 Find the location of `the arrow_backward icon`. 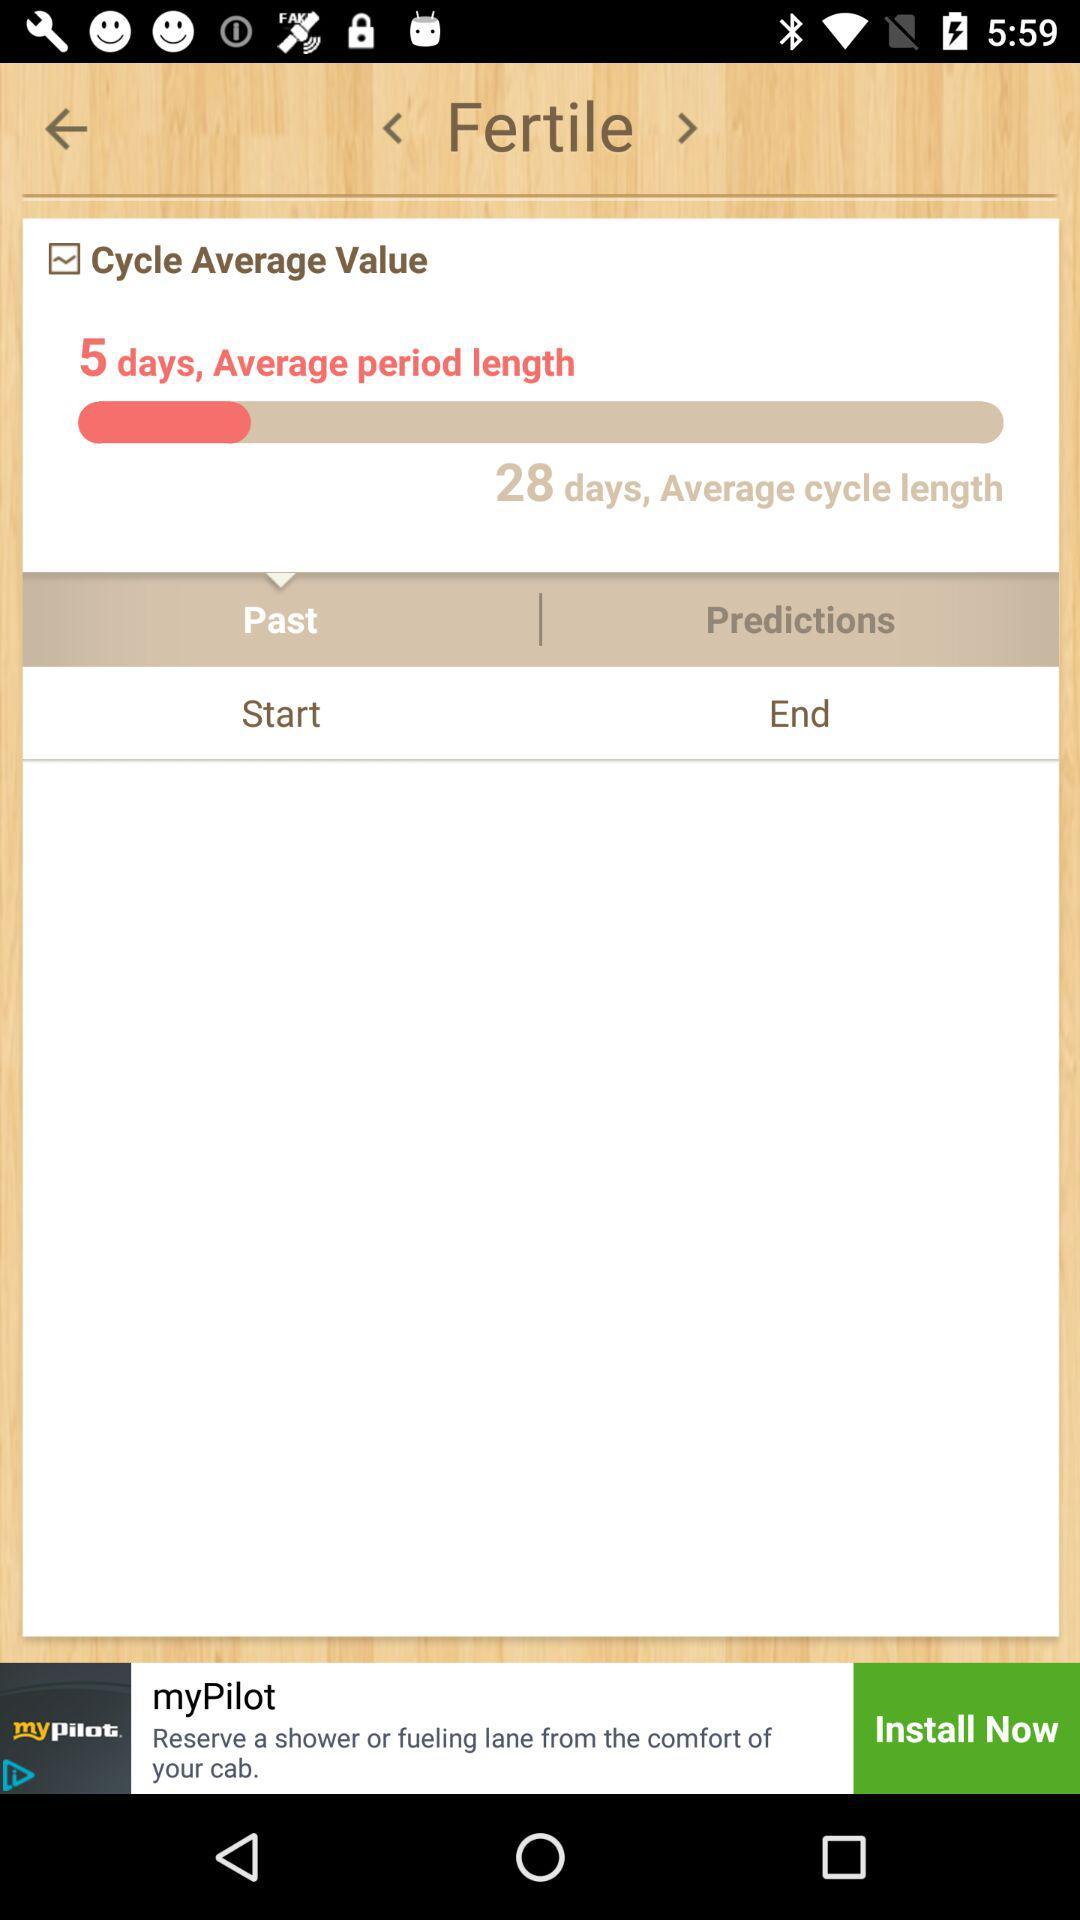

the arrow_backward icon is located at coordinates (393, 127).